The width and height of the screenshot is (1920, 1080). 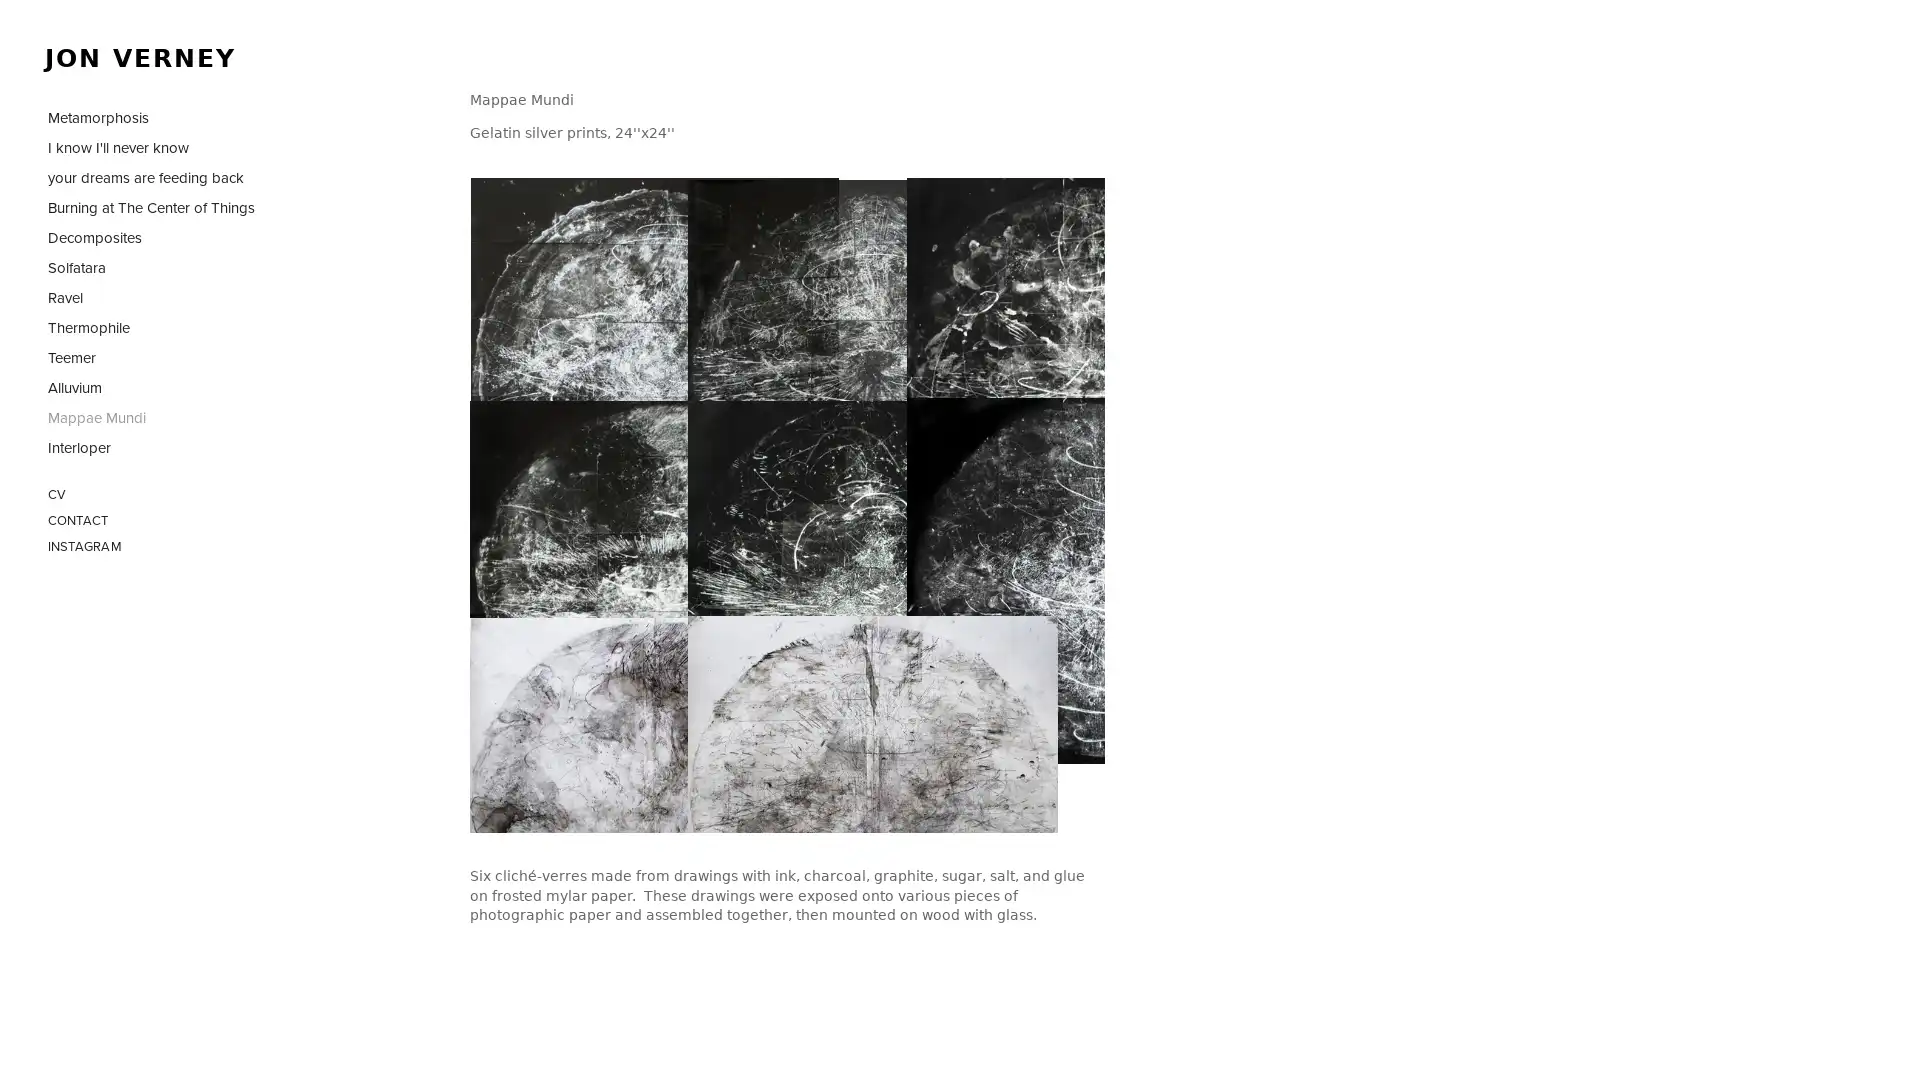 I want to click on View fullsize DSC_0624.jpg, so click(x=1004, y=494).